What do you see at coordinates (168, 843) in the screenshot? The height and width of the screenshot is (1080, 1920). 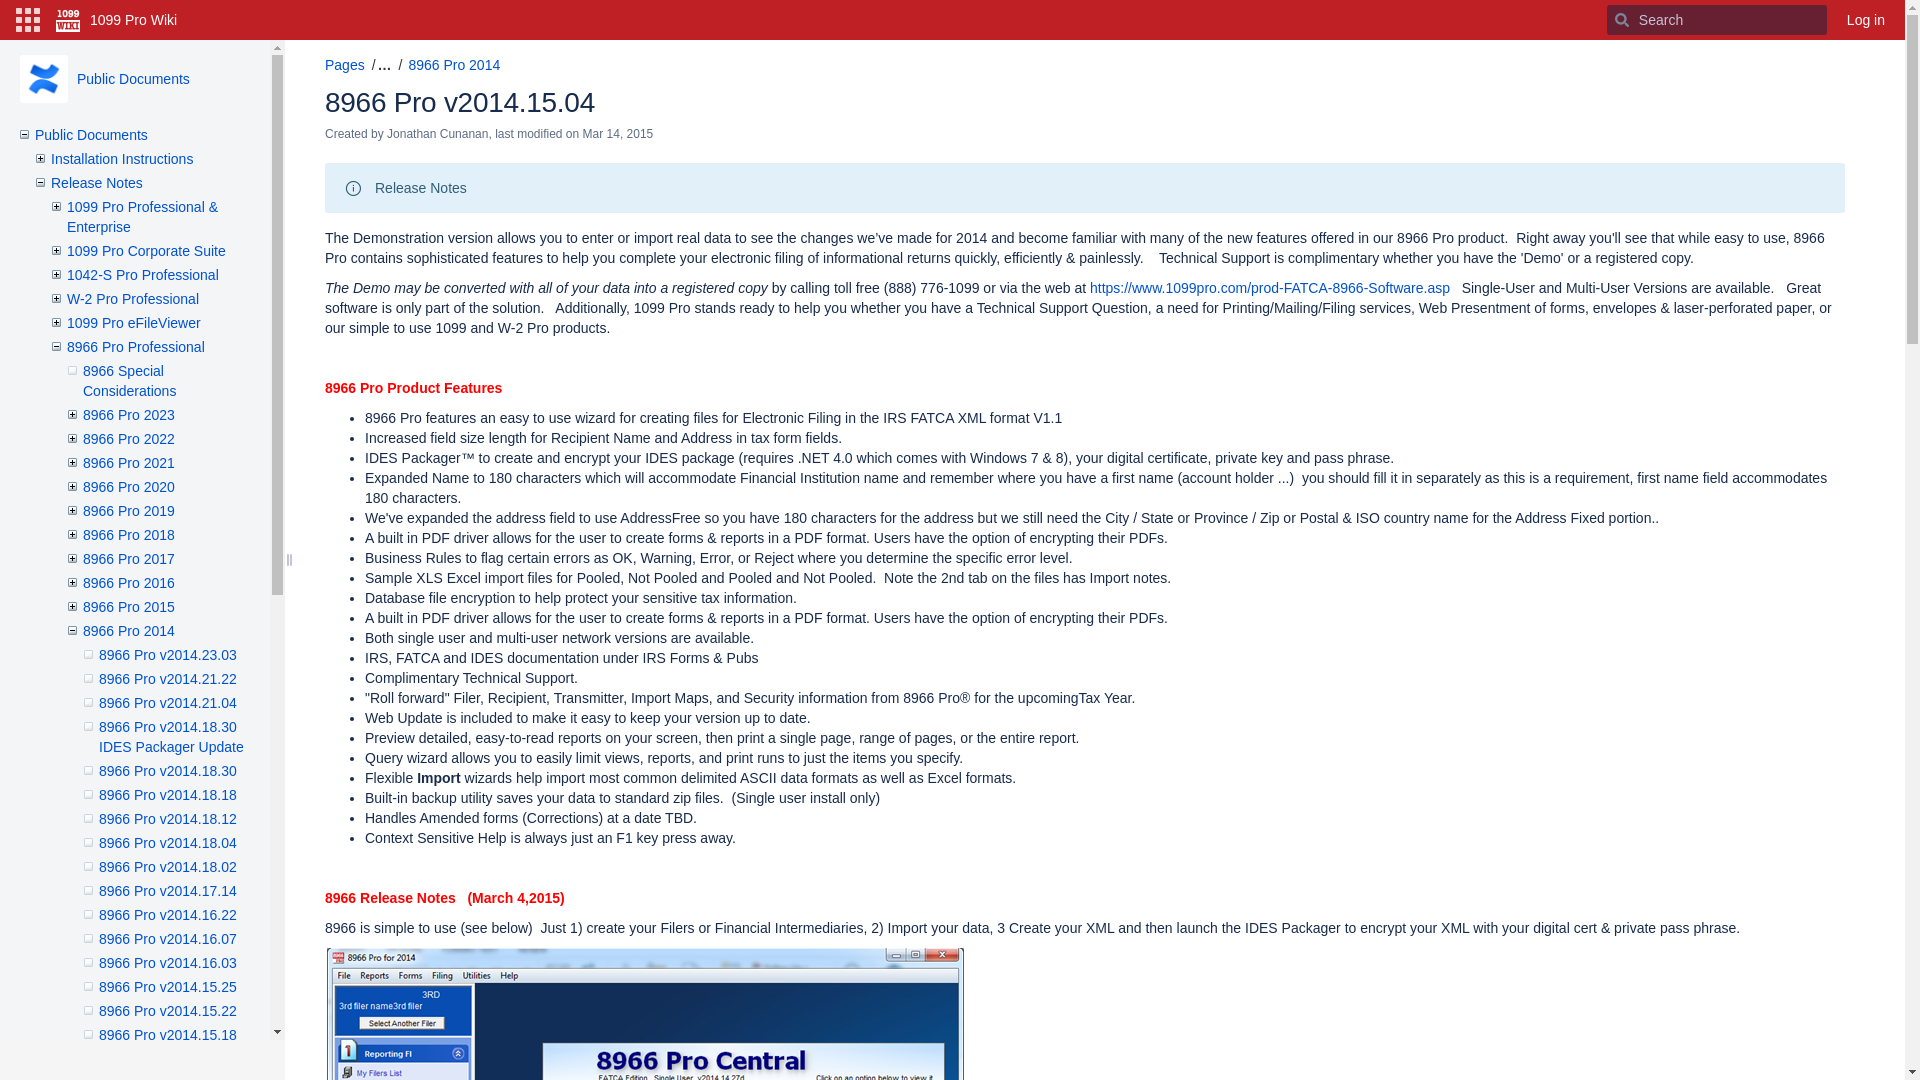 I see `'8966 Pro v2014.18.04'` at bounding box center [168, 843].